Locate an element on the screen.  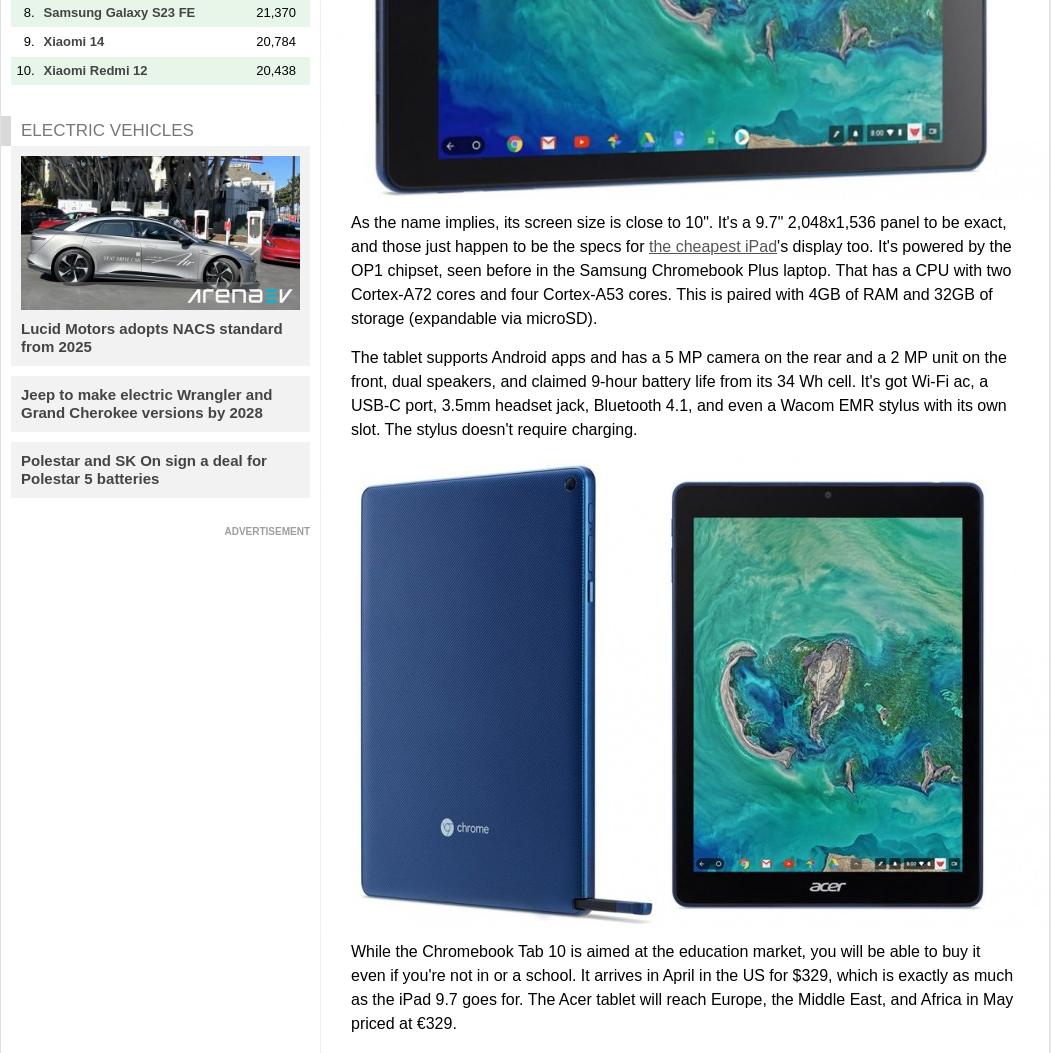
'ELECTRIC VEHICLES' is located at coordinates (106, 129).